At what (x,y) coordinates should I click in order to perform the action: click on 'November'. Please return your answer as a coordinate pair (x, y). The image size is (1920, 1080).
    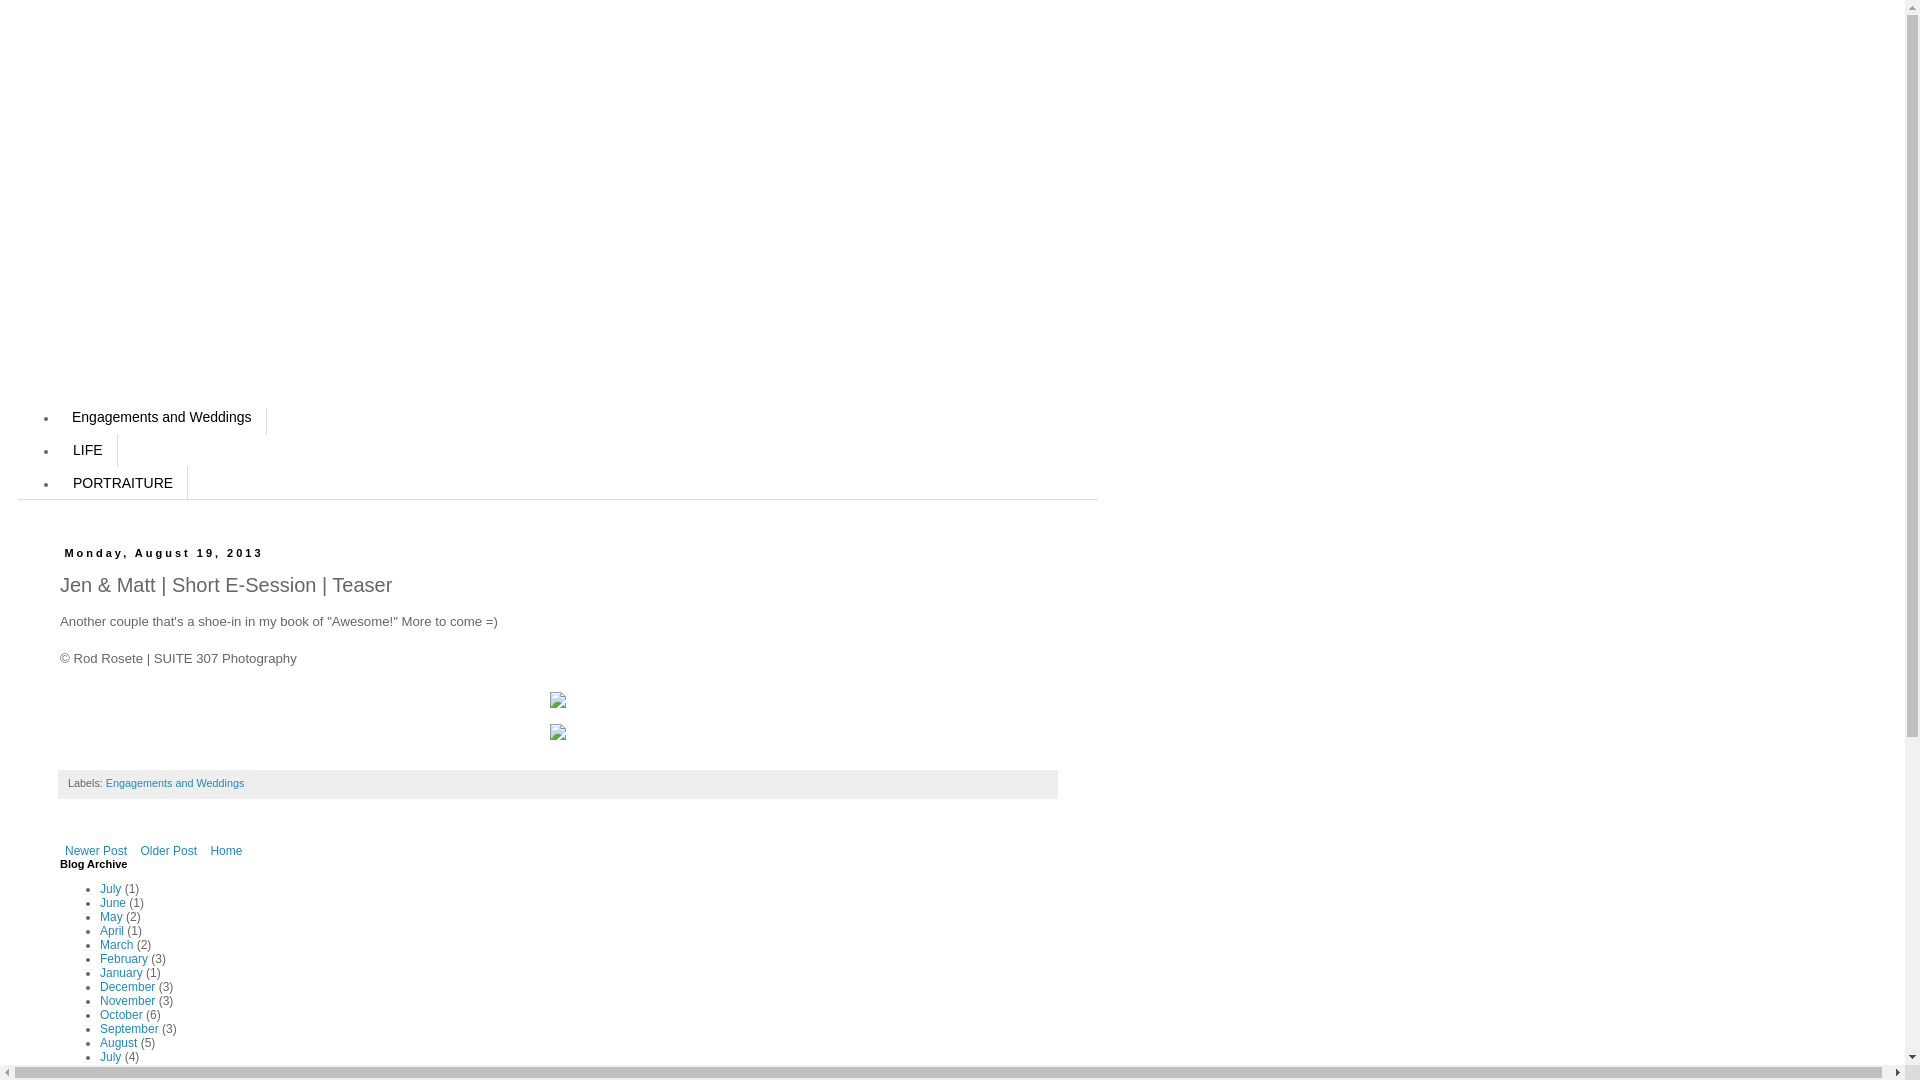
    Looking at the image, I should click on (126, 1001).